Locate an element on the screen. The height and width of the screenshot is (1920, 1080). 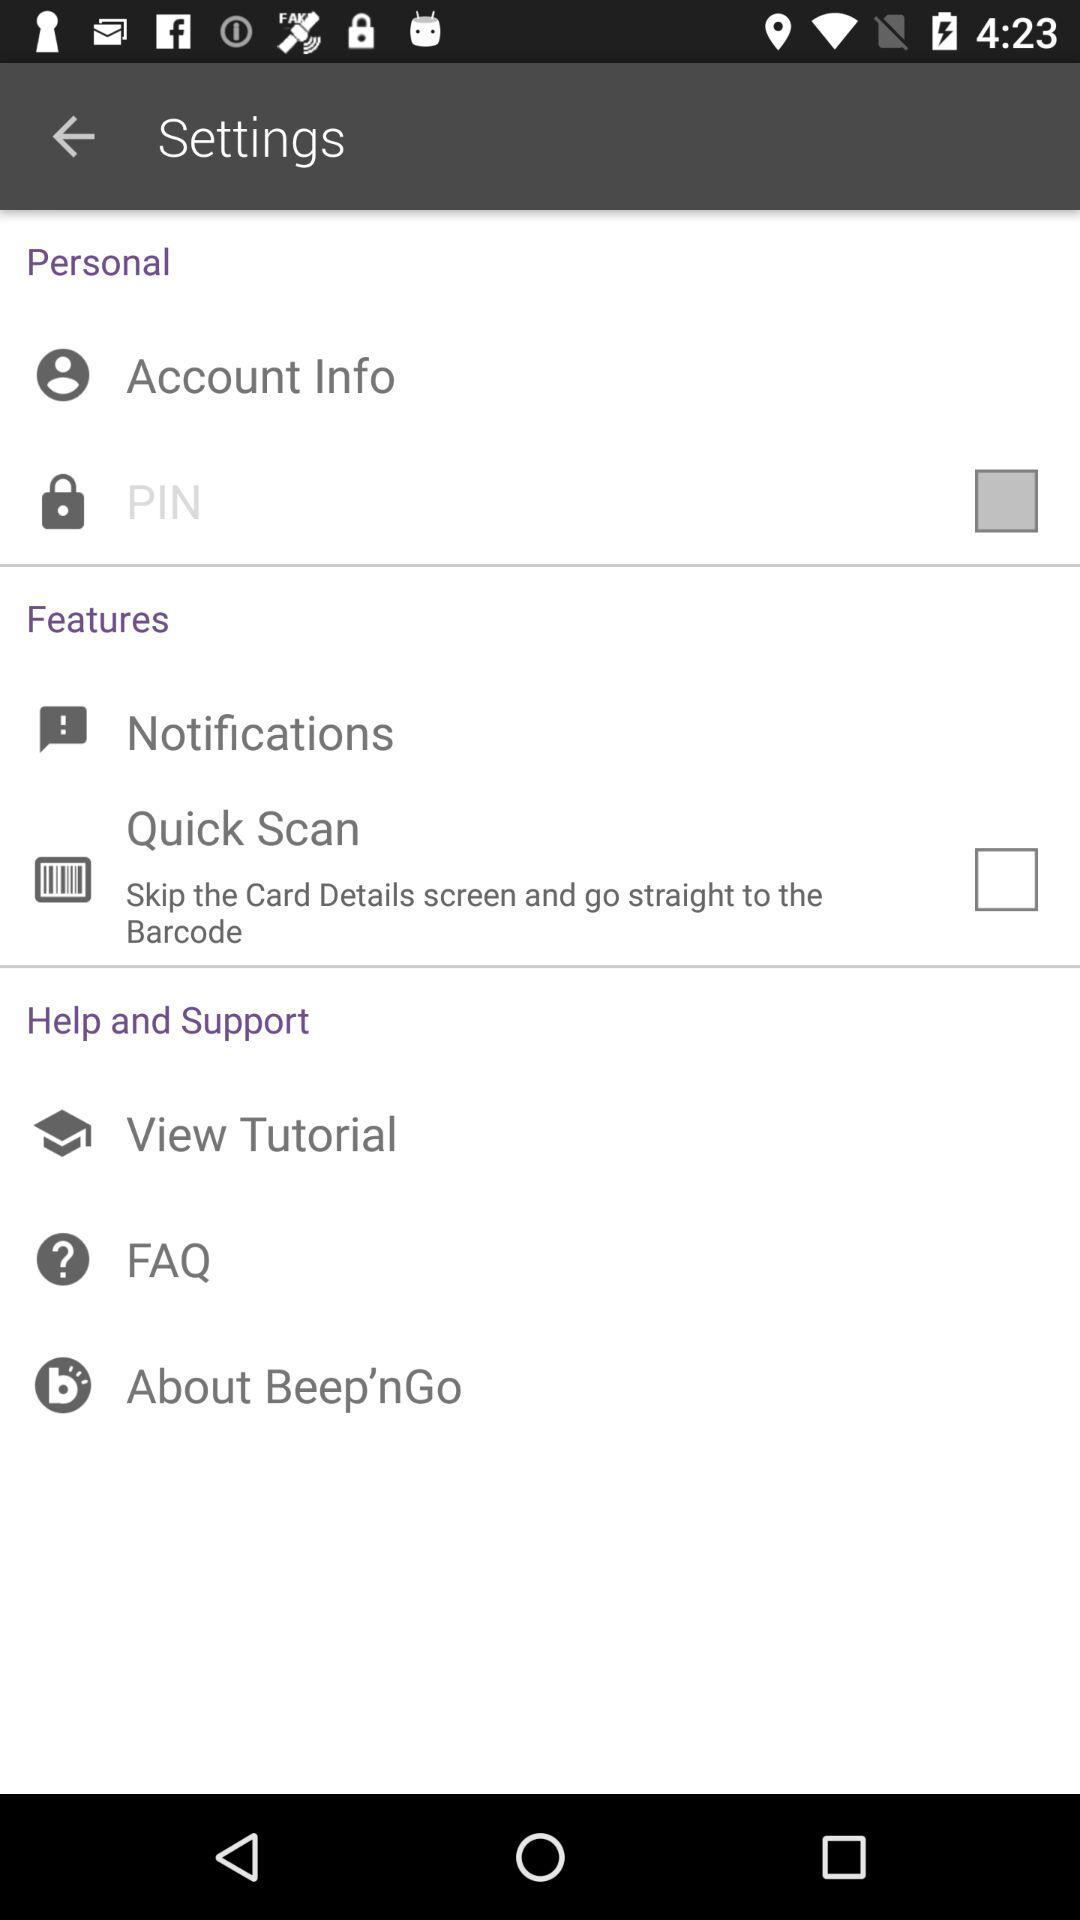
the view tutorial item is located at coordinates (540, 1133).